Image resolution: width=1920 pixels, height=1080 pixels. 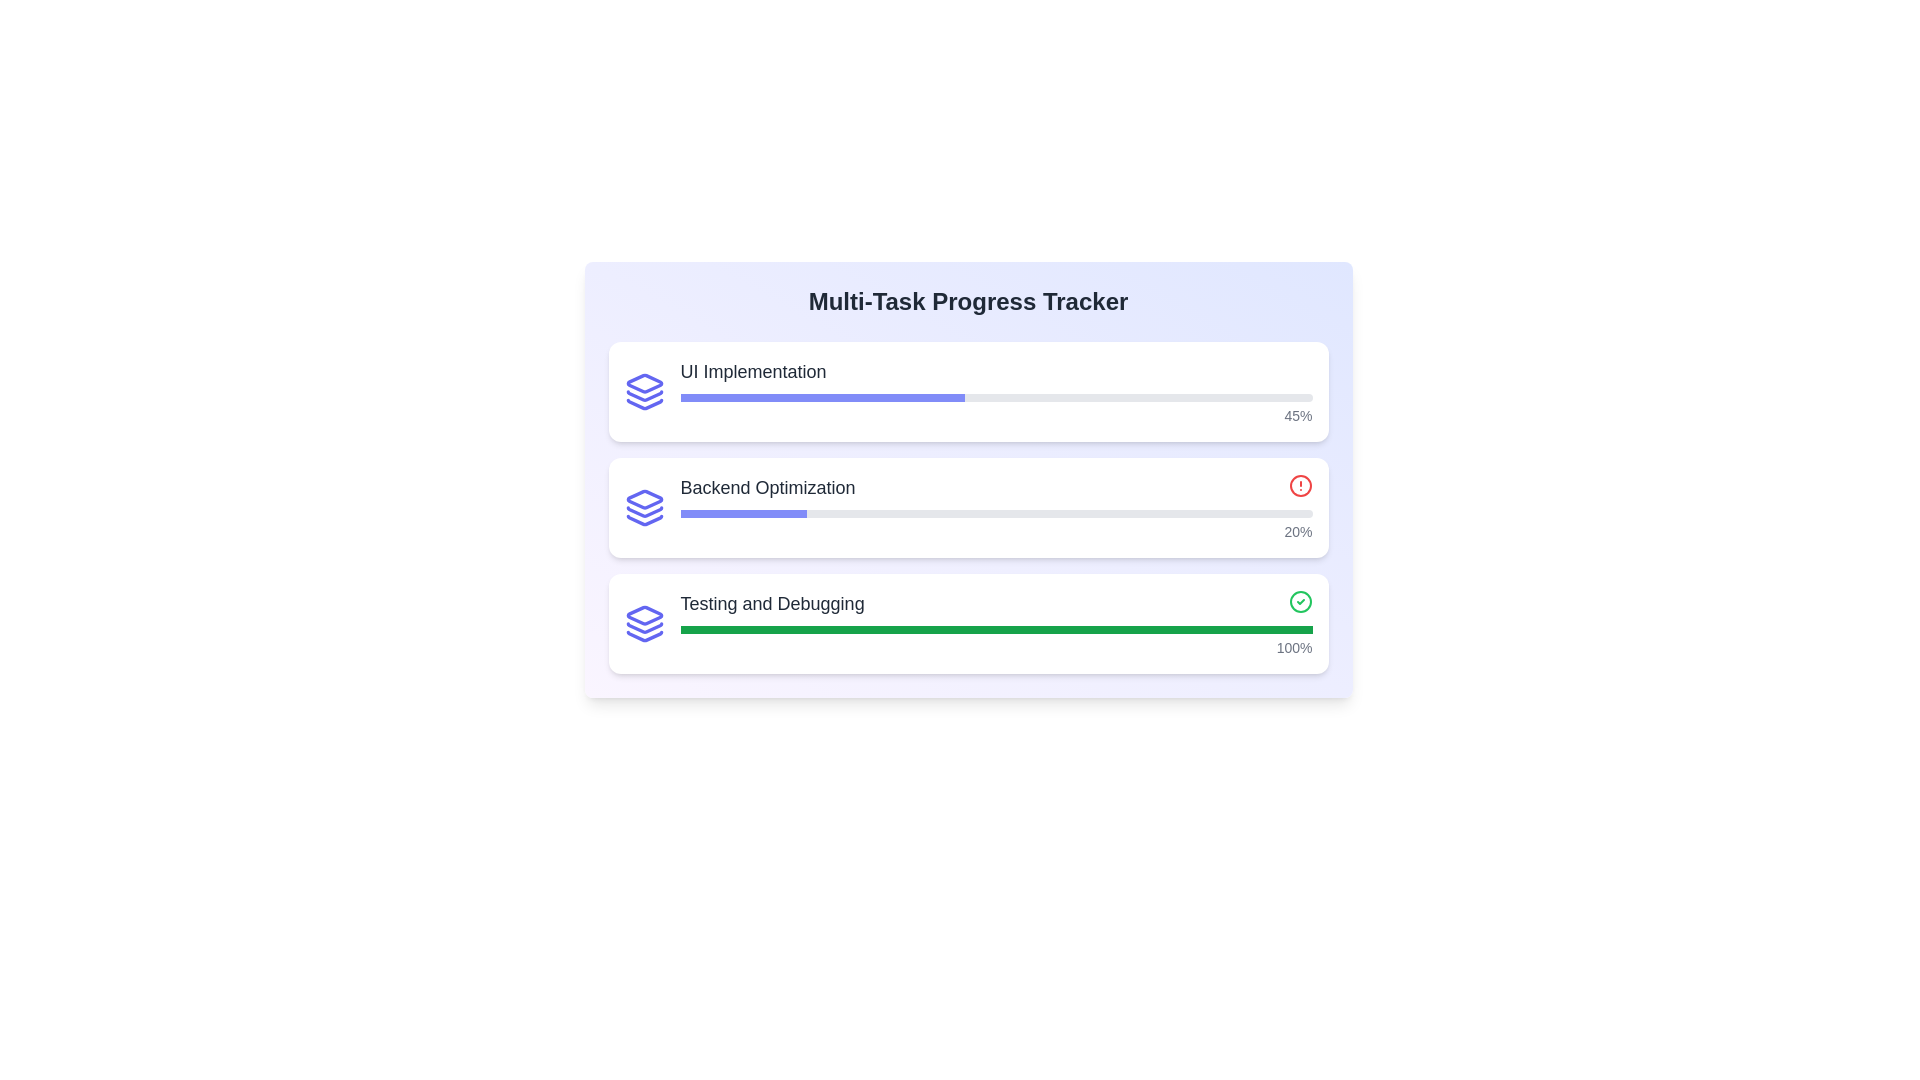 What do you see at coordinates (996, 408) in the screenshot?
I see `the Progress bar indicating 45% completion for the UI Implementation task` at bounding box center [996, 408].